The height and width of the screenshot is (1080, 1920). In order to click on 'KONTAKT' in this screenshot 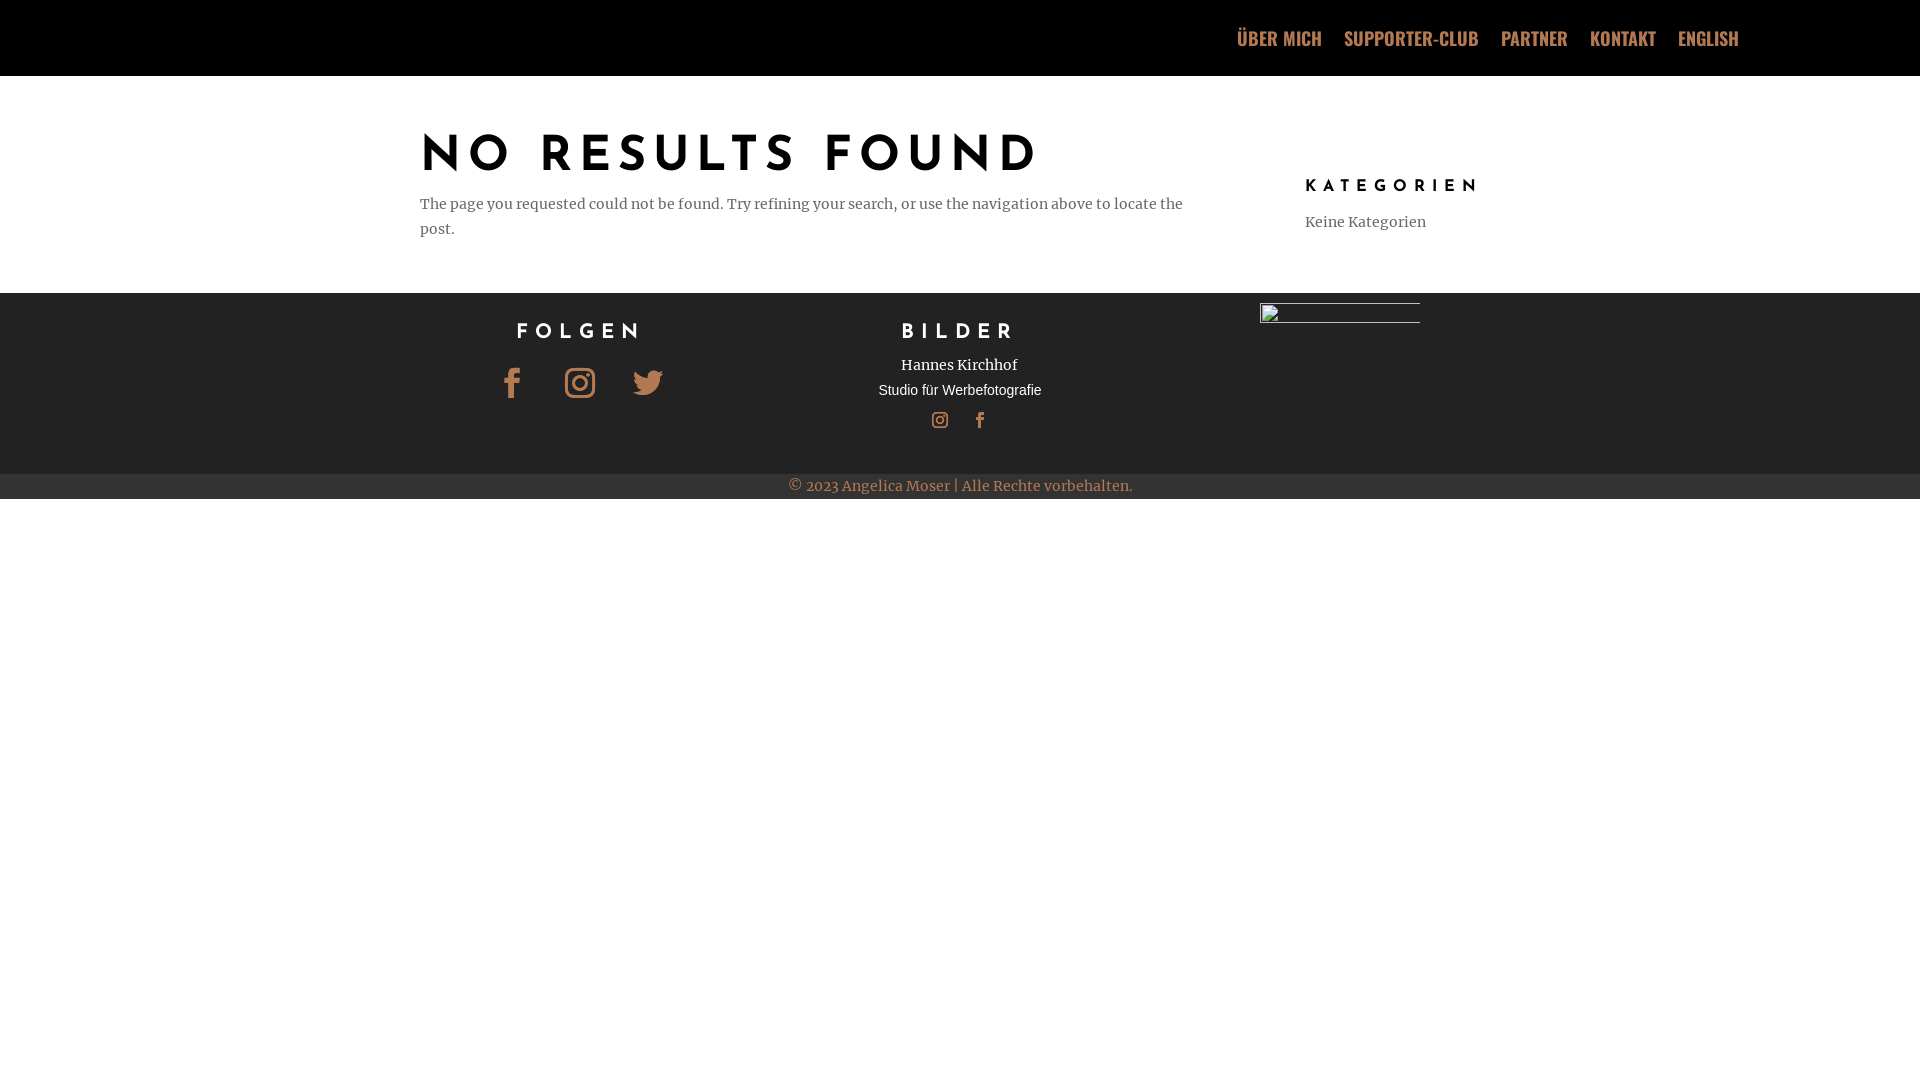, I will do `click(1622, 38)`.